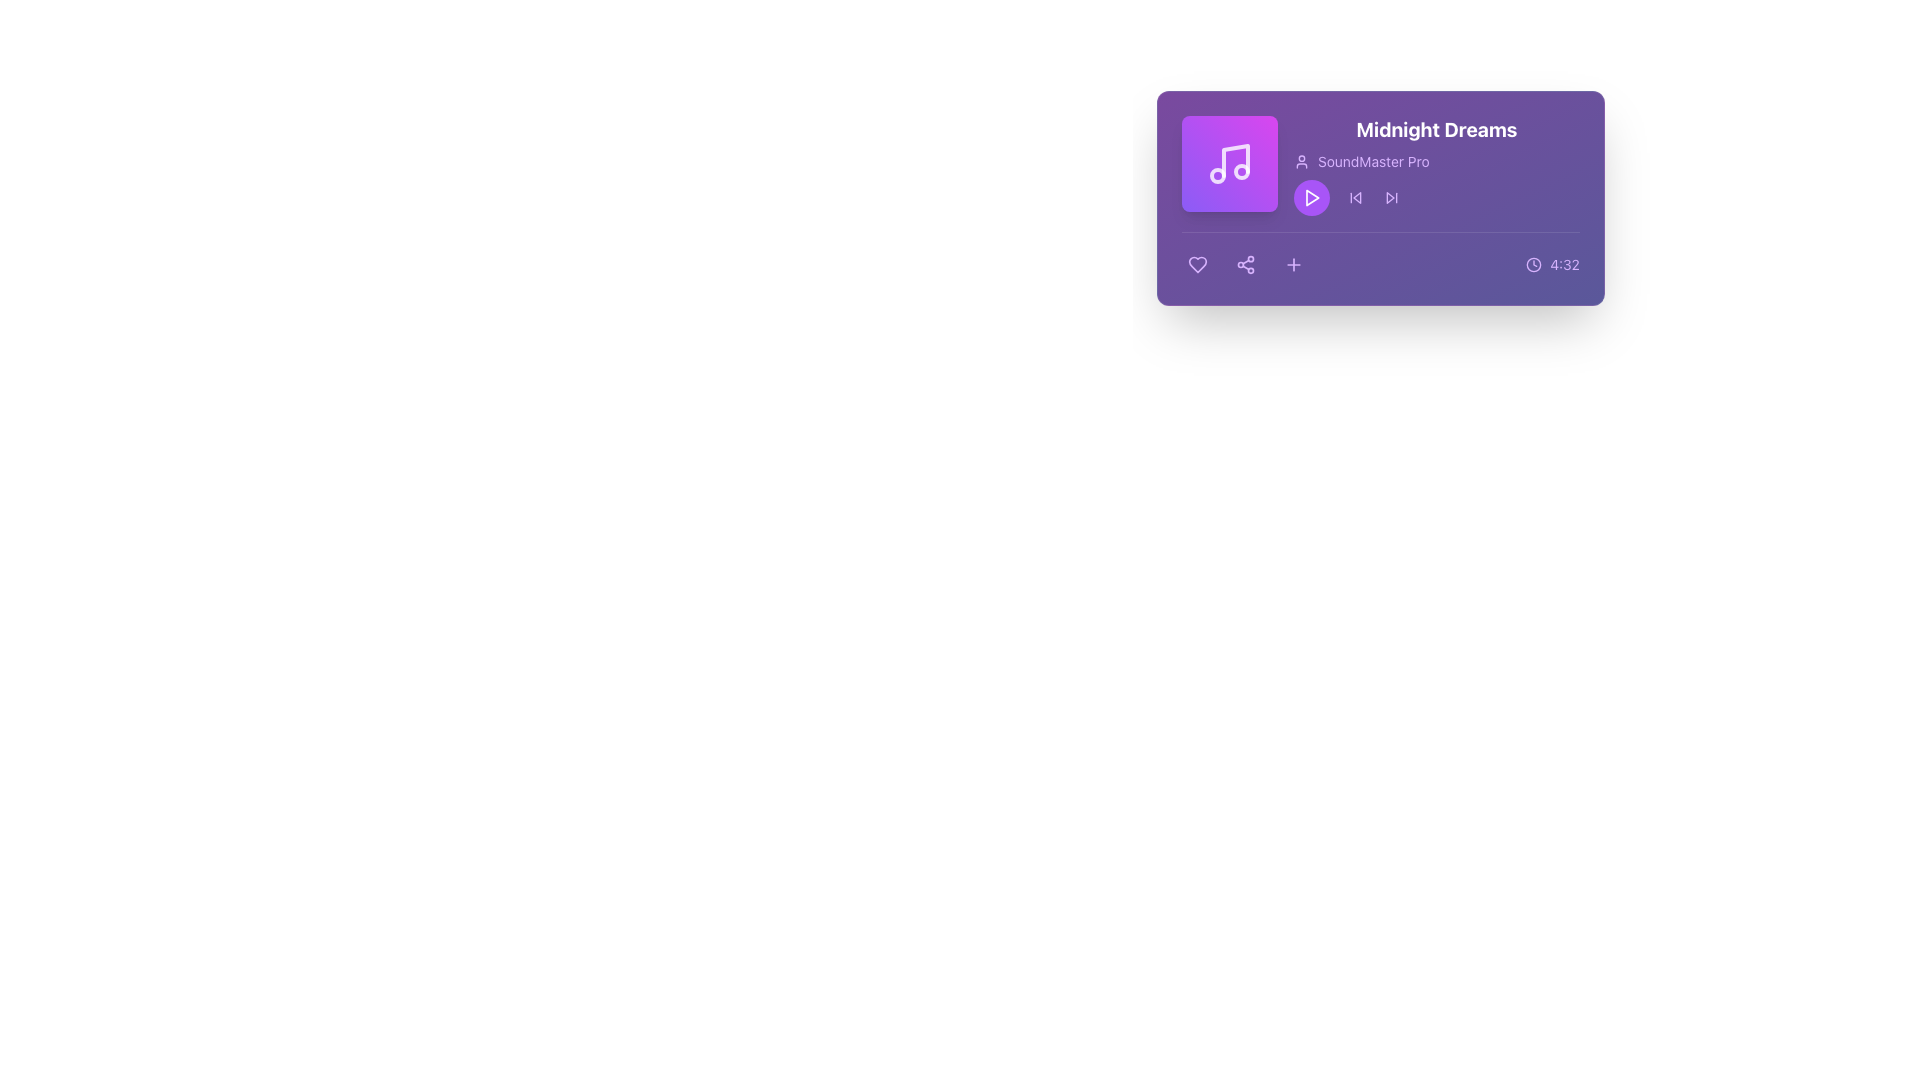 This screenshot has width=1920, height=1080. What do you see at coordinates (1245, 264) in the screenshot?
I see `the circular button with a purple share icon, which is the middle button in a horizontal row of three options` at bounding box center [1245, 264].